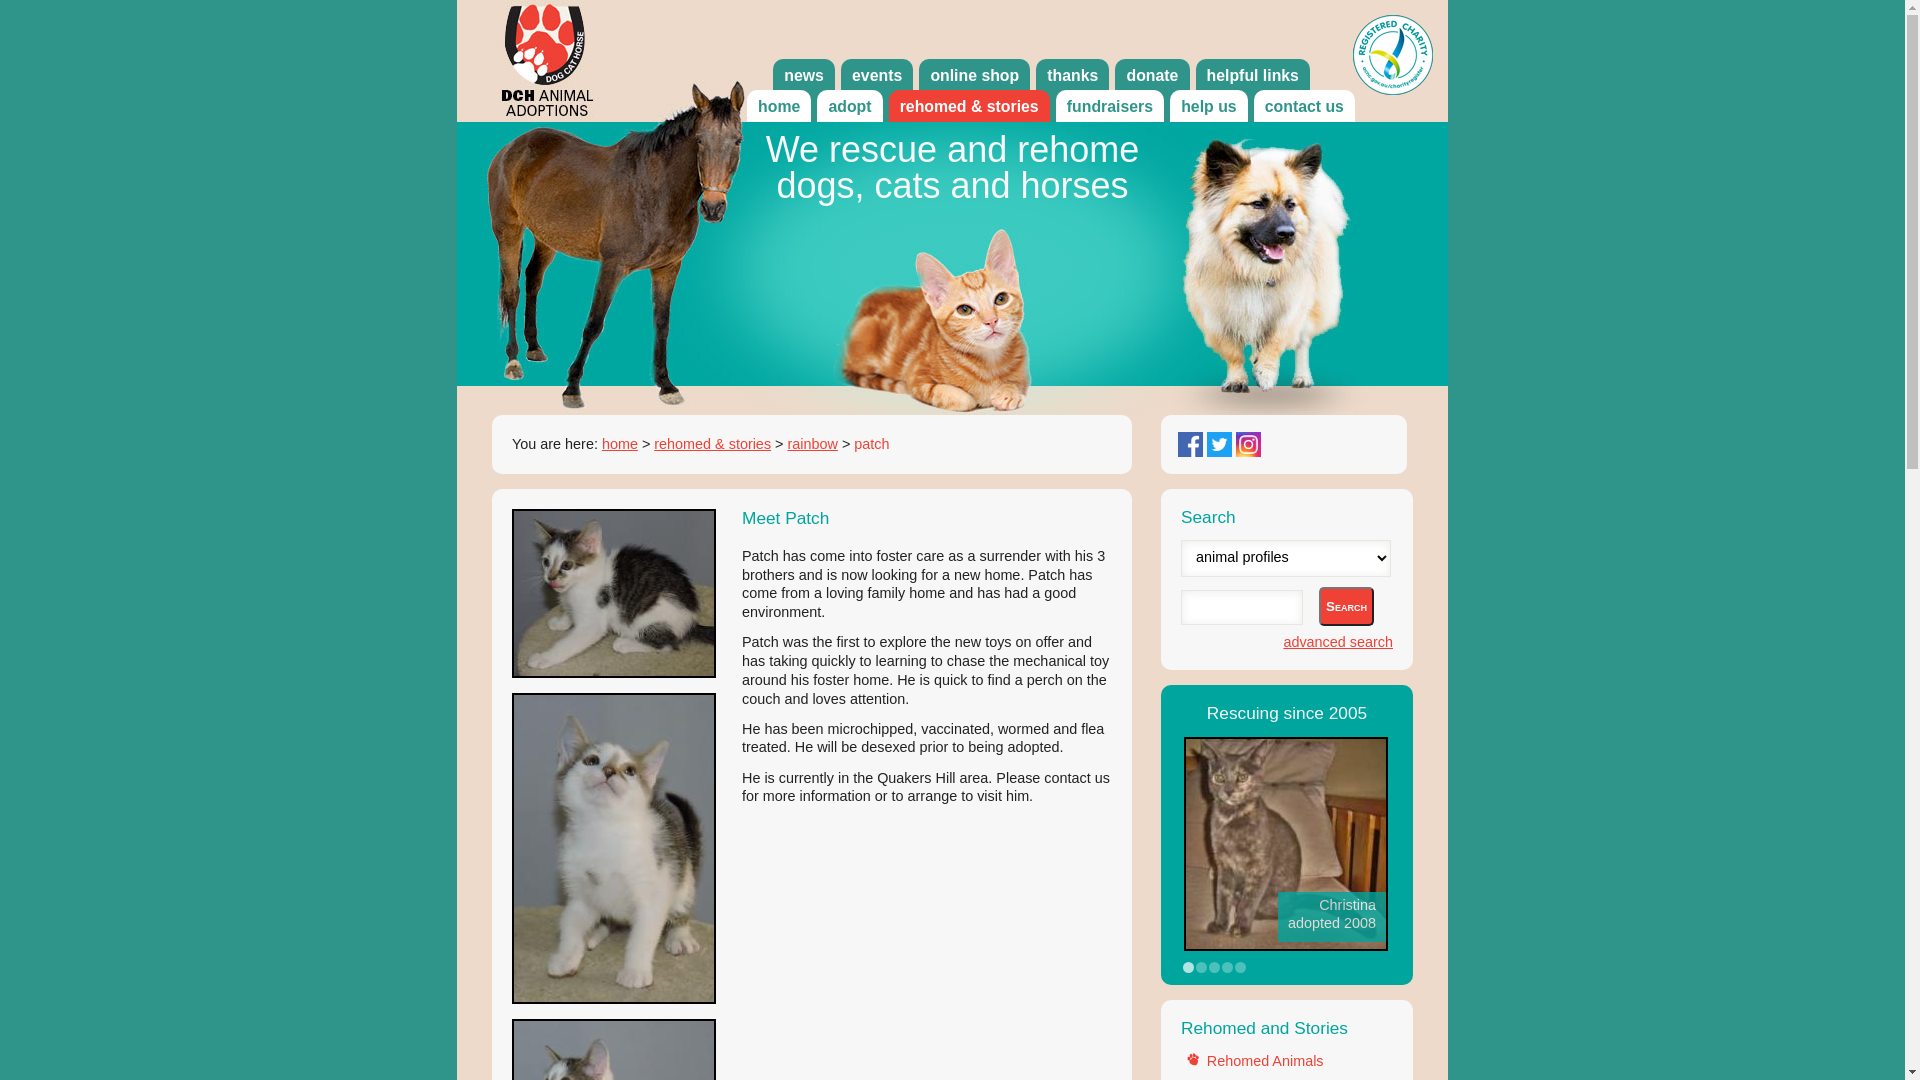 The width and height of the screenshot is (1920, 1080). I want to click on 'fundraisers', so click(1108, 107).